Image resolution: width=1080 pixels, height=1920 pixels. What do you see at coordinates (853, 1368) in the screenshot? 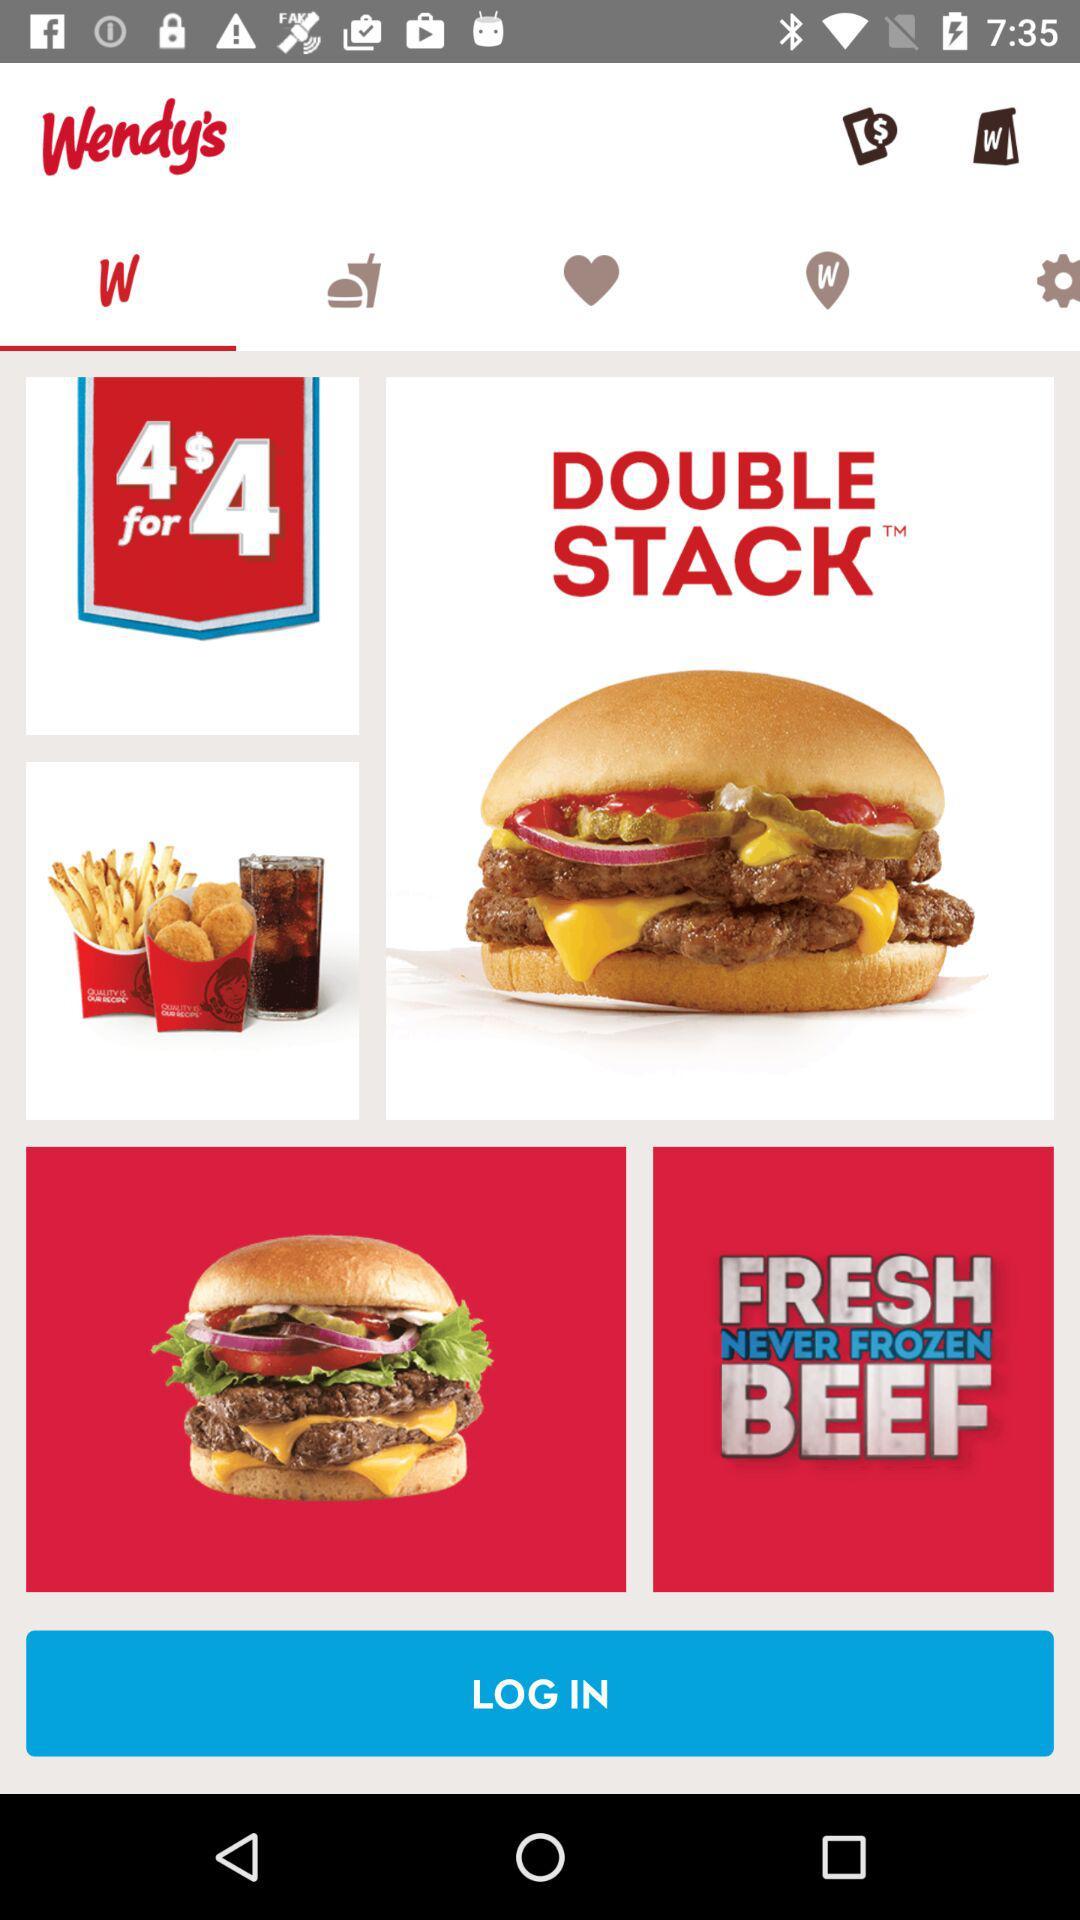
I see `sales promo` at bounding box center [853, 1368].